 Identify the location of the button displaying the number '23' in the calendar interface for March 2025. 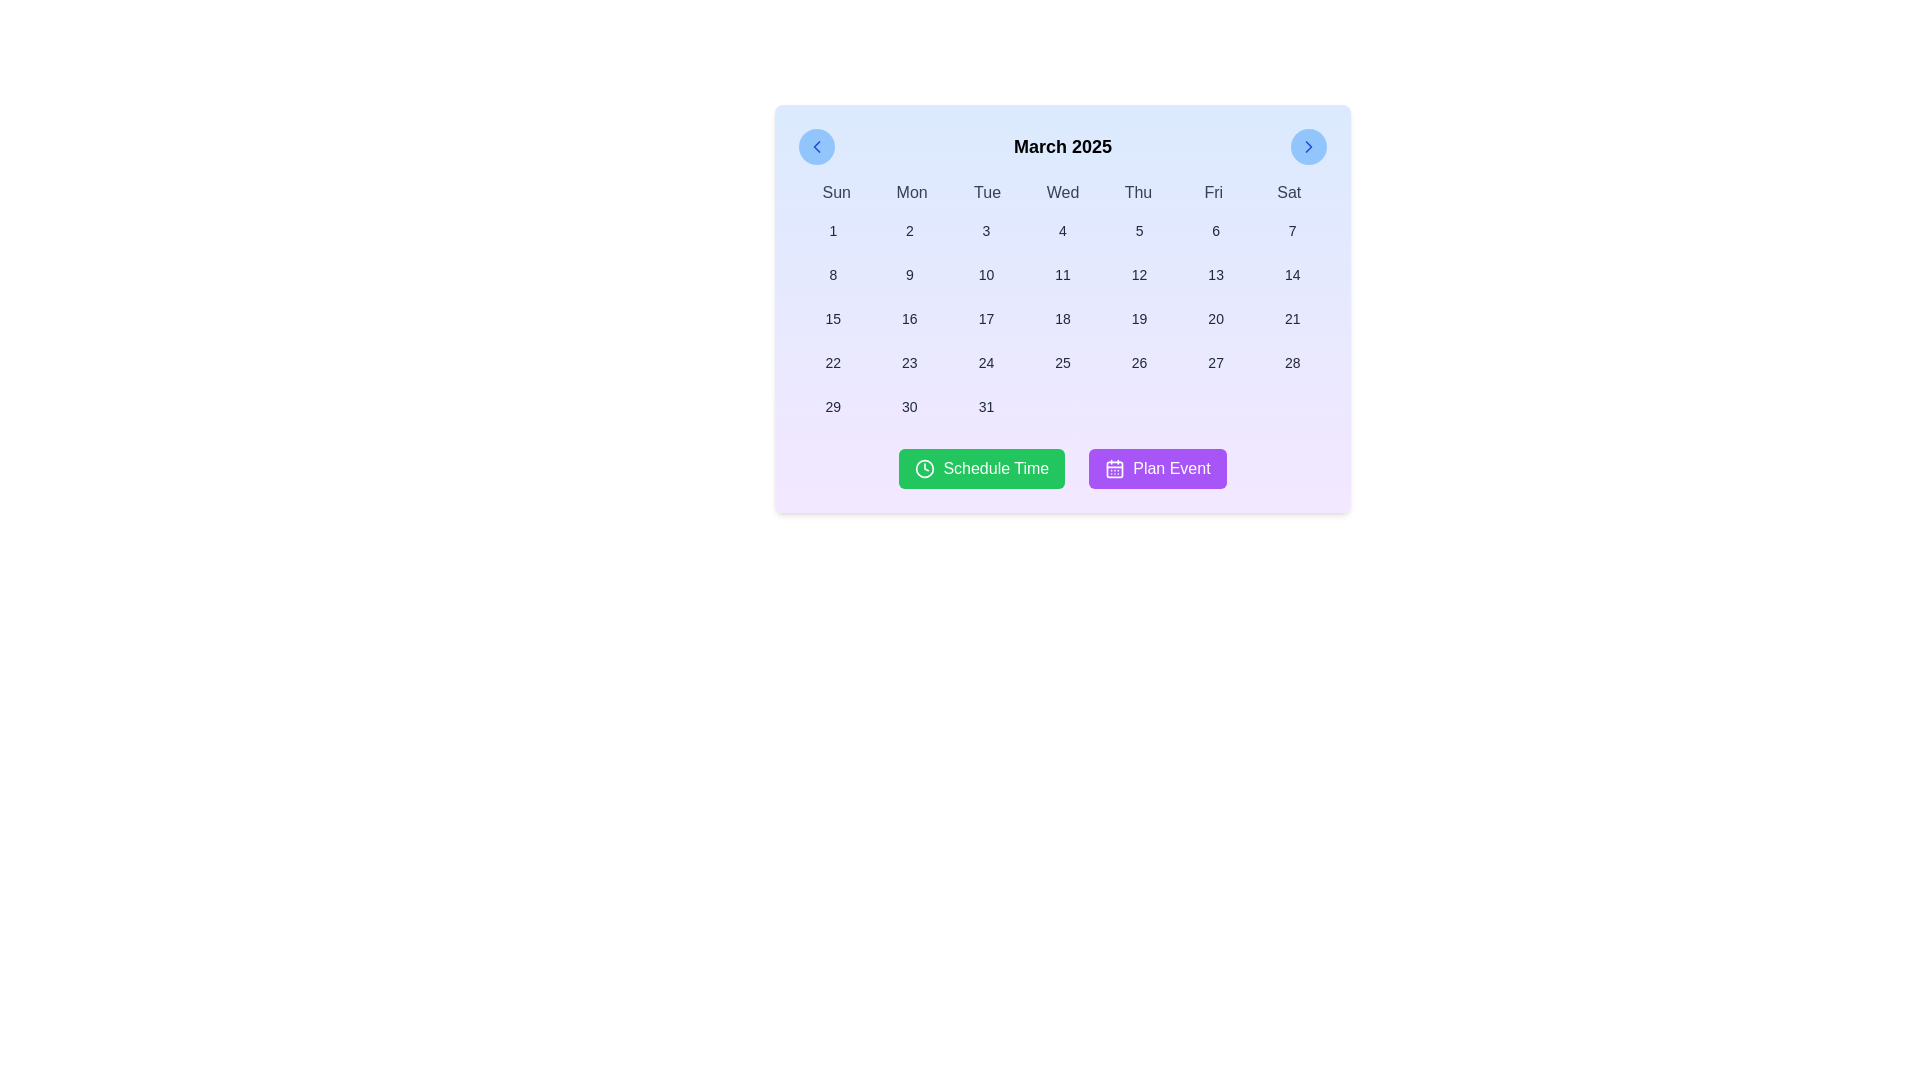
(908, 362).